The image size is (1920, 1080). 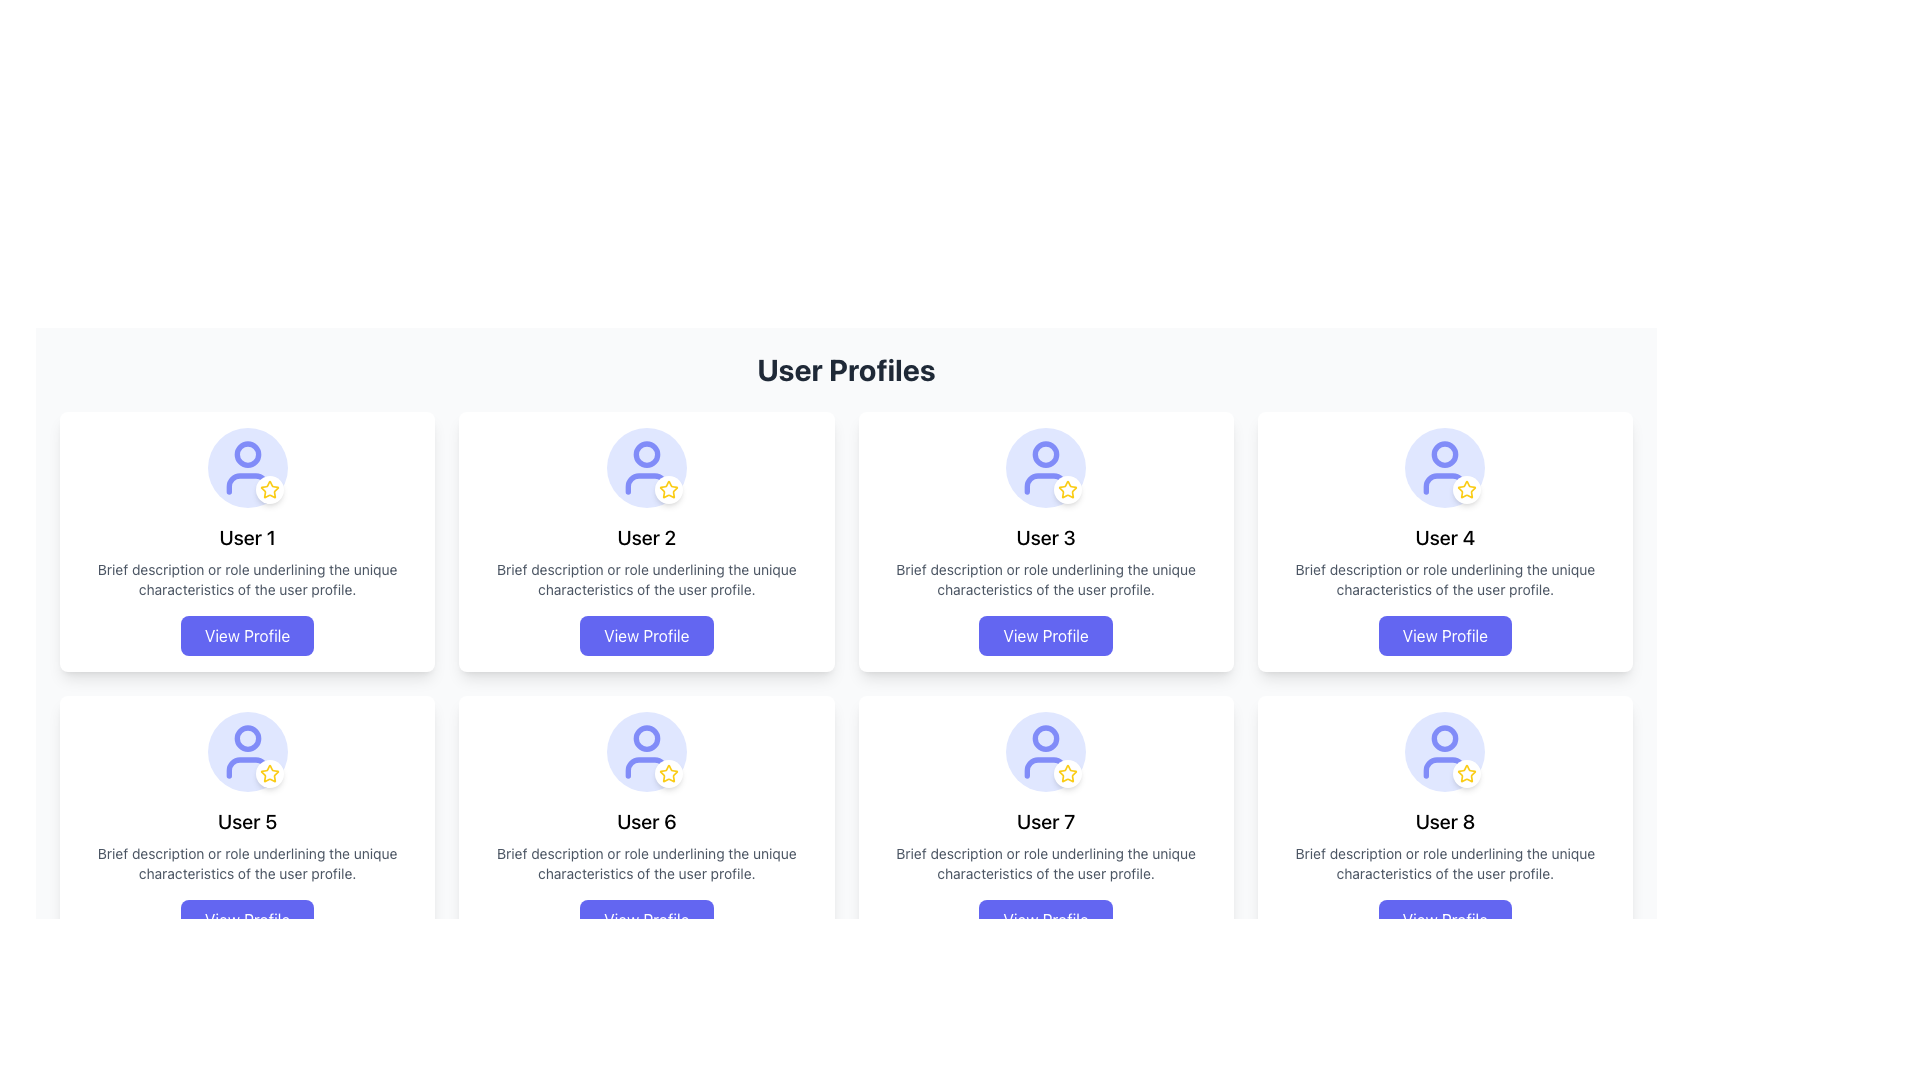 What do you see at coordinates (646, 821) in the screenshot?
I see `the centered text label displaying 'User 6', which is located in the second row and second column of the user profile grid inside a card layout` at bounding box center [646, 821].